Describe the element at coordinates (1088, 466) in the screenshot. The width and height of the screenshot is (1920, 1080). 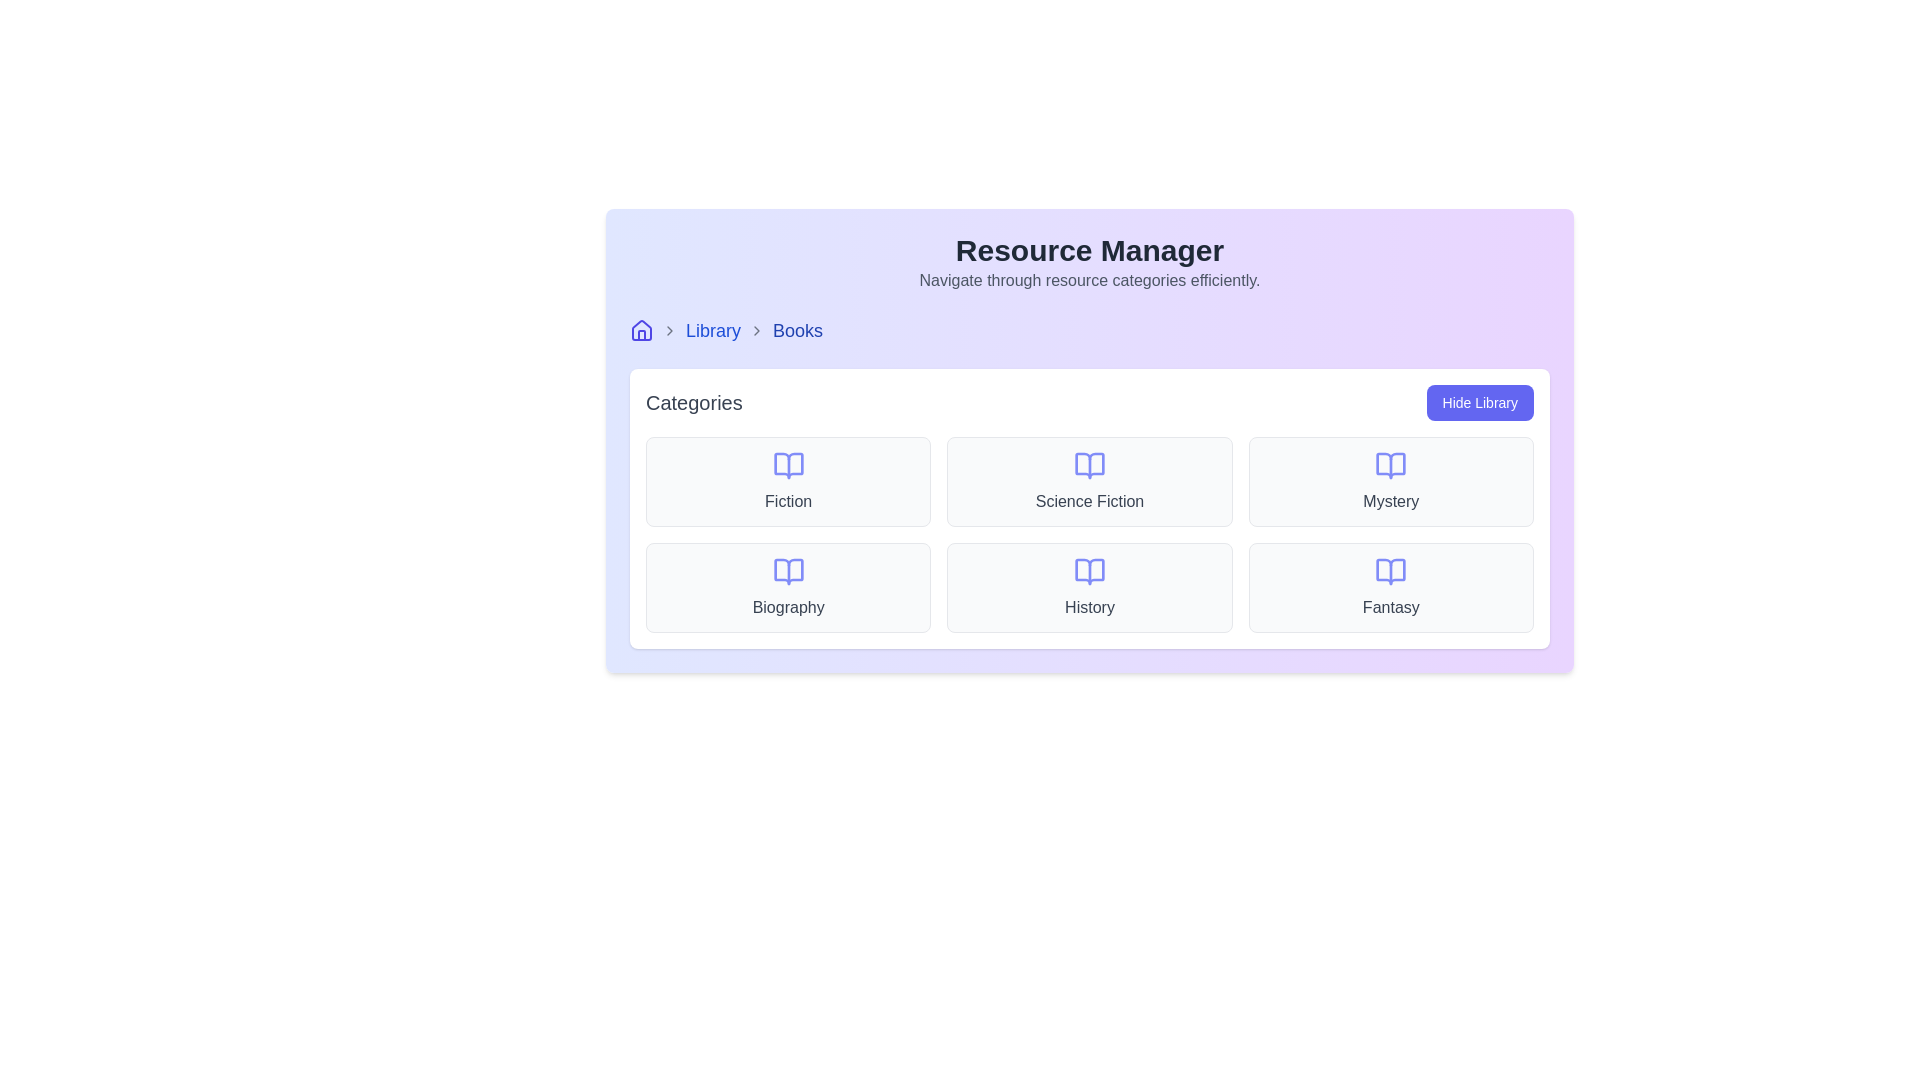
I see `the light indigo book icon located at the top-center of the 'Science Fiction' section` at that location.